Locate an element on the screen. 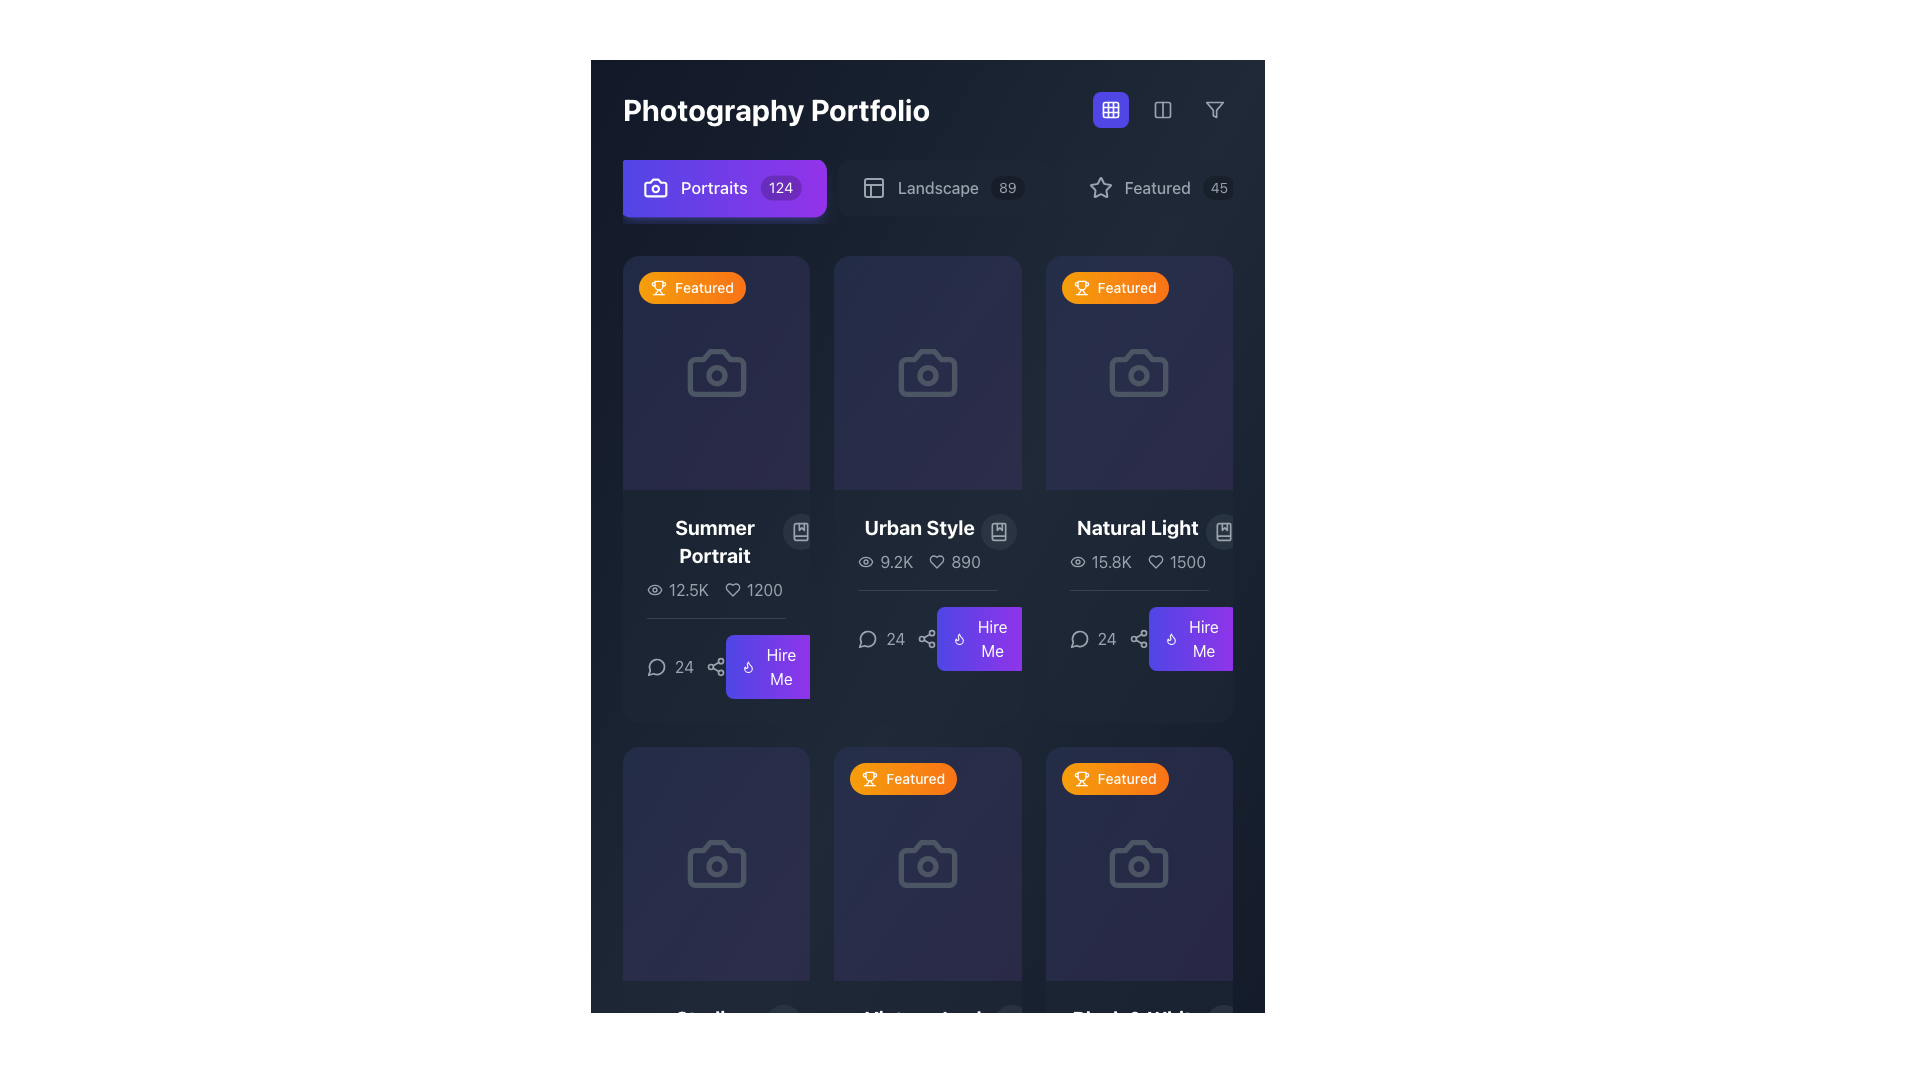 This screenshot has height=1080, width=1920. the text label displaying 'Photography Portfolio', which is a large, bold white font serving as a header against a dark background is located at coordinates (775, 110).